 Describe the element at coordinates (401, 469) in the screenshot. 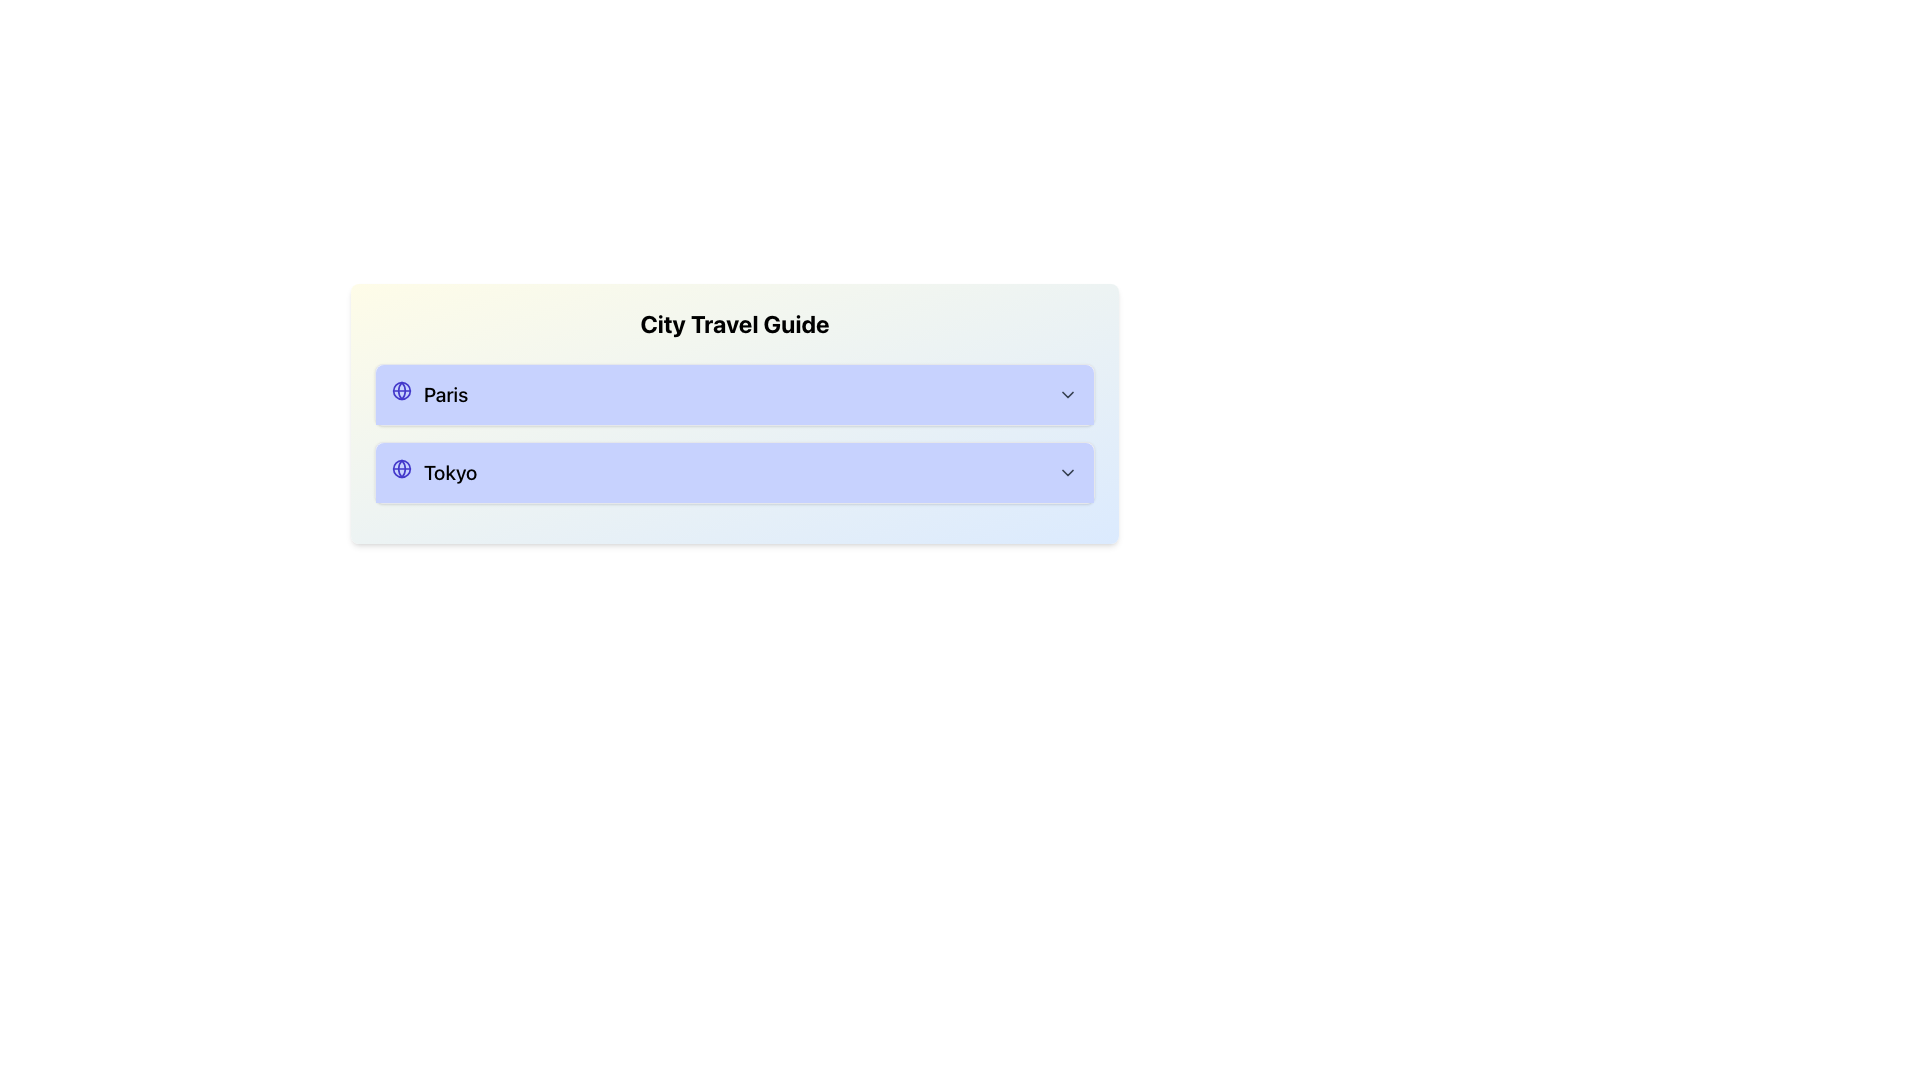

I see `the 'Tokyo' icon located in the second row under the 'City Travel Guide' header, which serves as a visual indicator for Tokyo` at that location.